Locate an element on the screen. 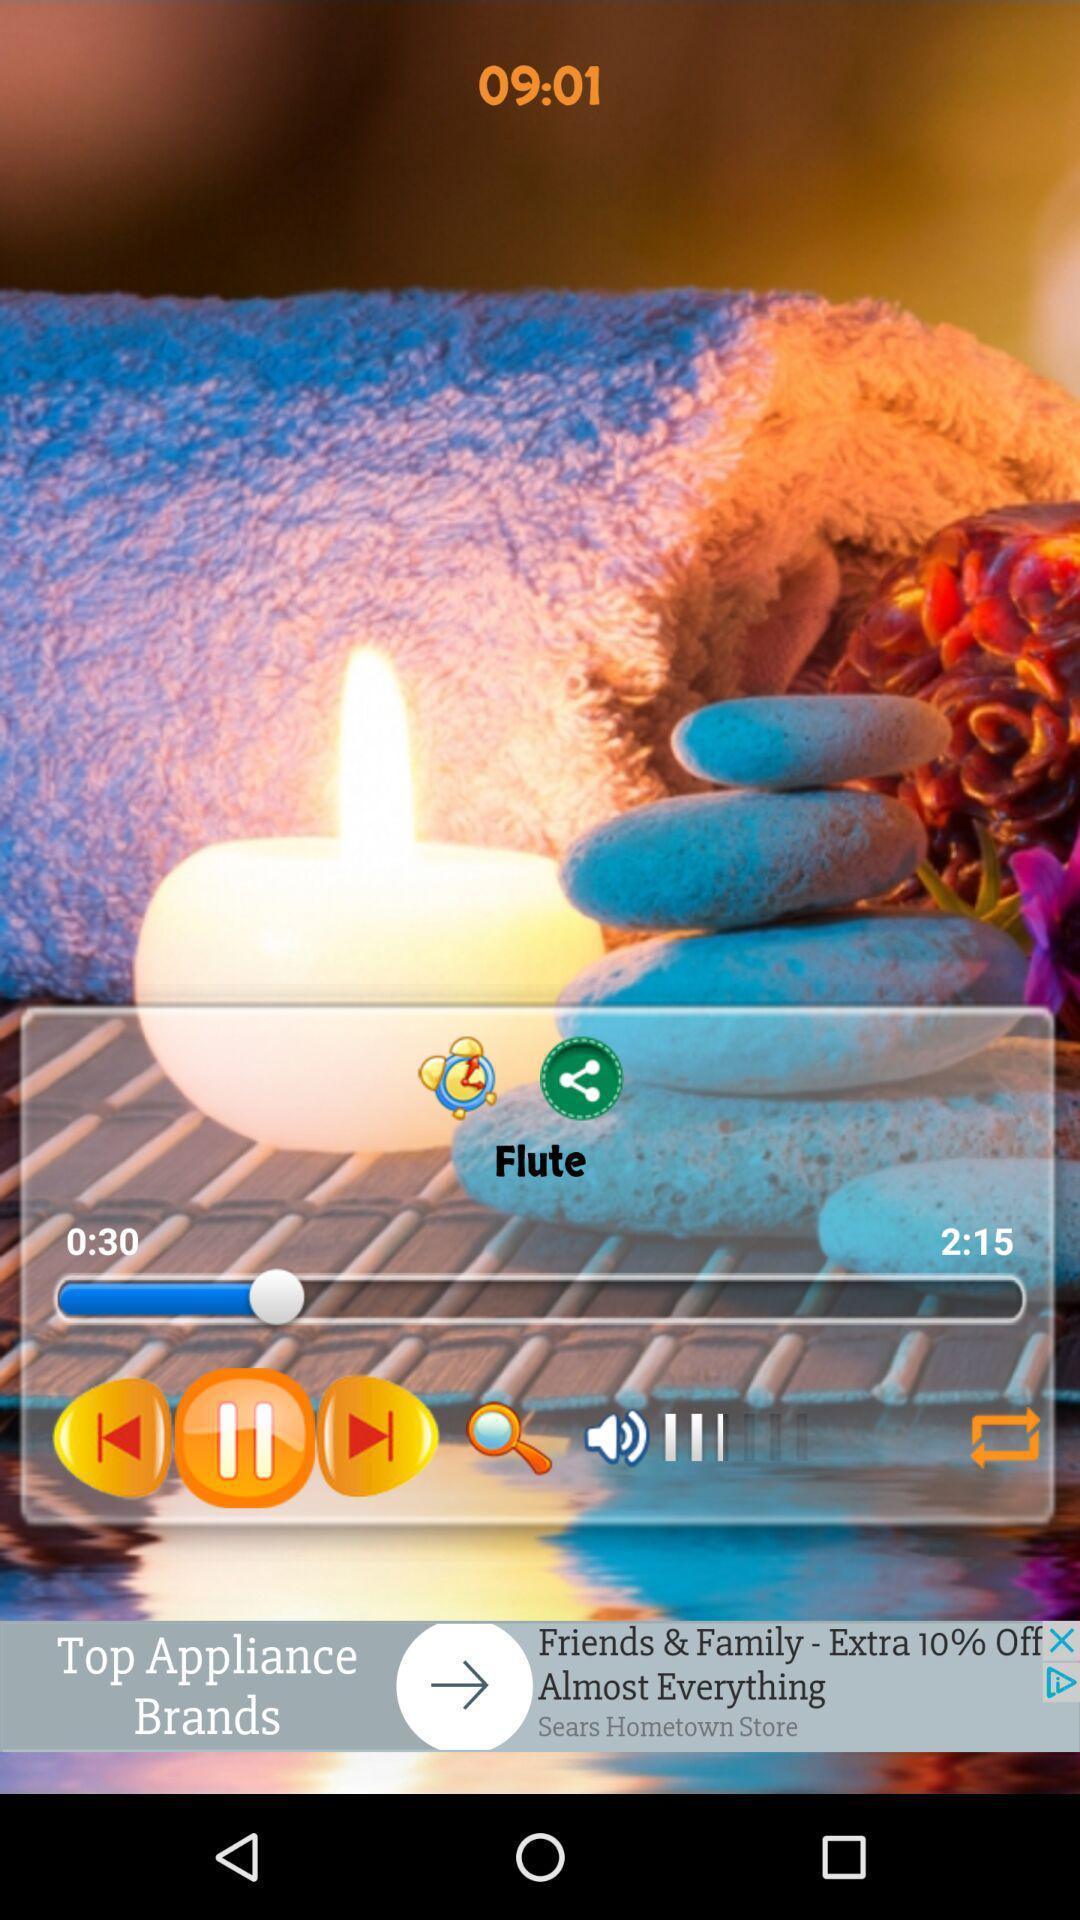  shuffle songs is located at coordinates (1005, 1436).